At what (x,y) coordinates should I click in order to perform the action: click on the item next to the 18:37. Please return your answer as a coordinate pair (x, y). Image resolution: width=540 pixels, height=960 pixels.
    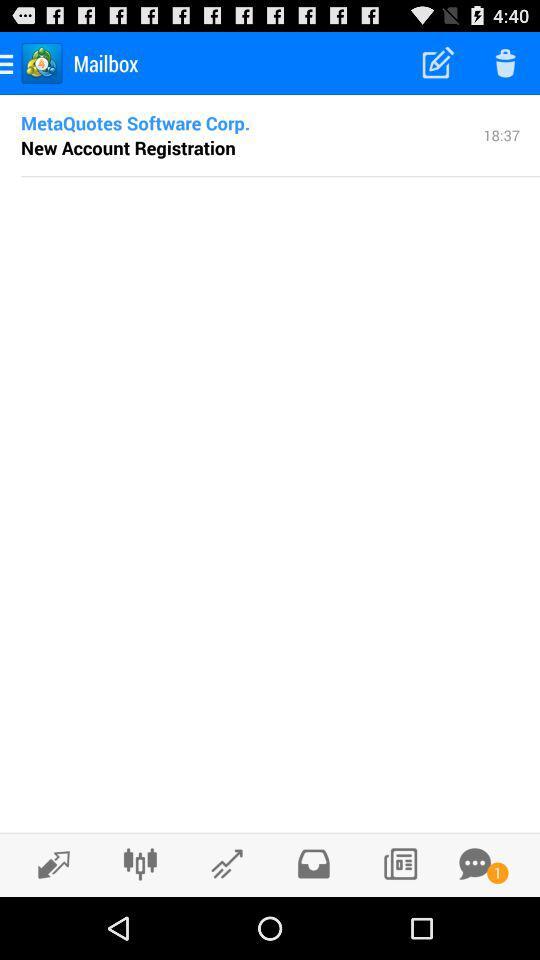
    Looking at the image, I should click on (128, 146).